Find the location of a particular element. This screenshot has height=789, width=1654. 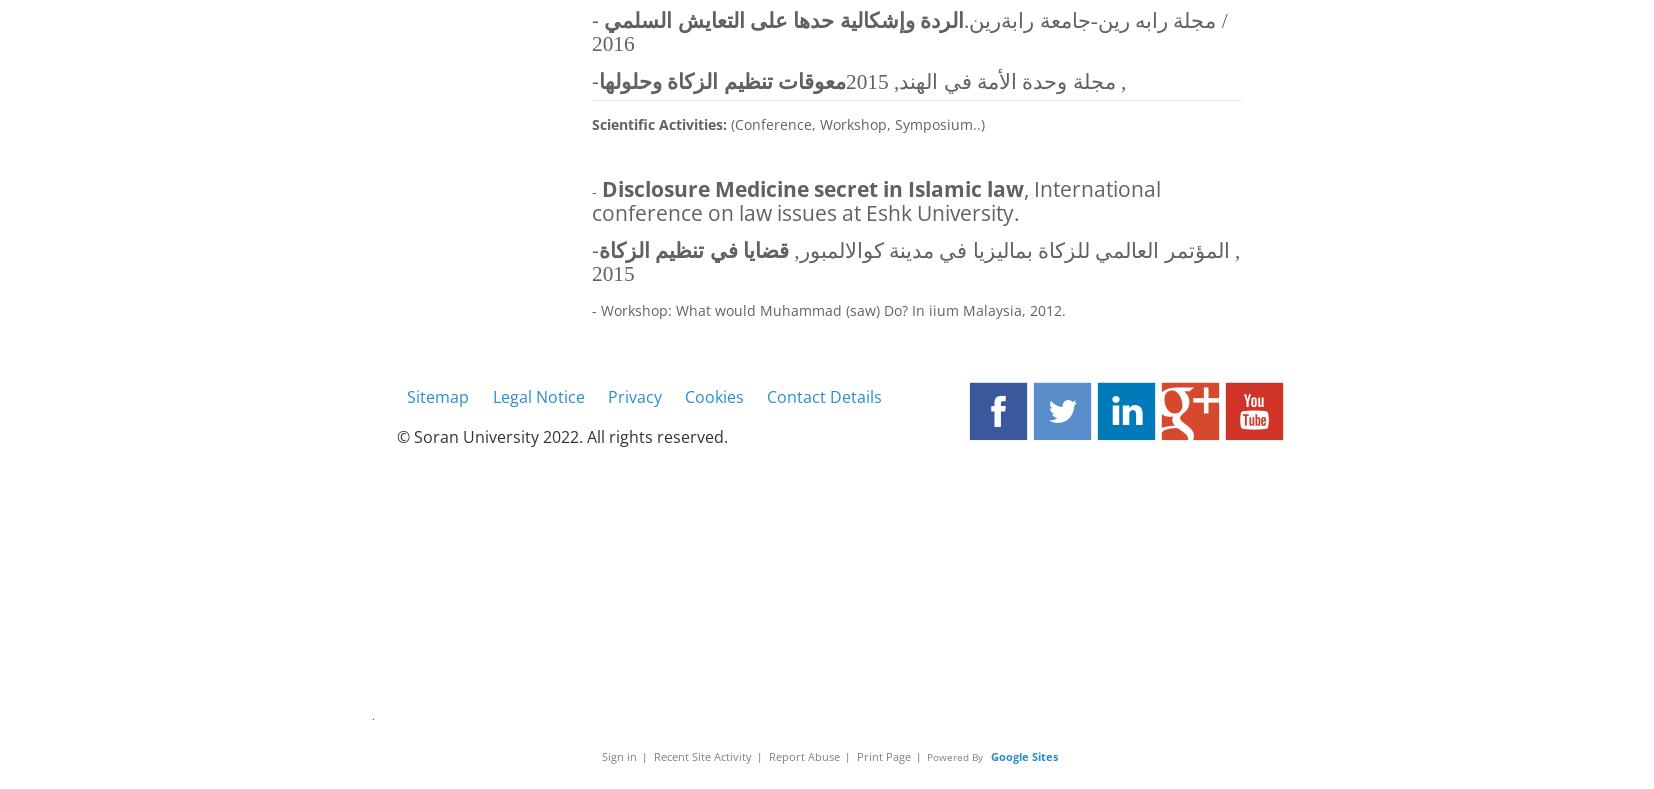

'Contact Details' is located at coordinates (824, 395).